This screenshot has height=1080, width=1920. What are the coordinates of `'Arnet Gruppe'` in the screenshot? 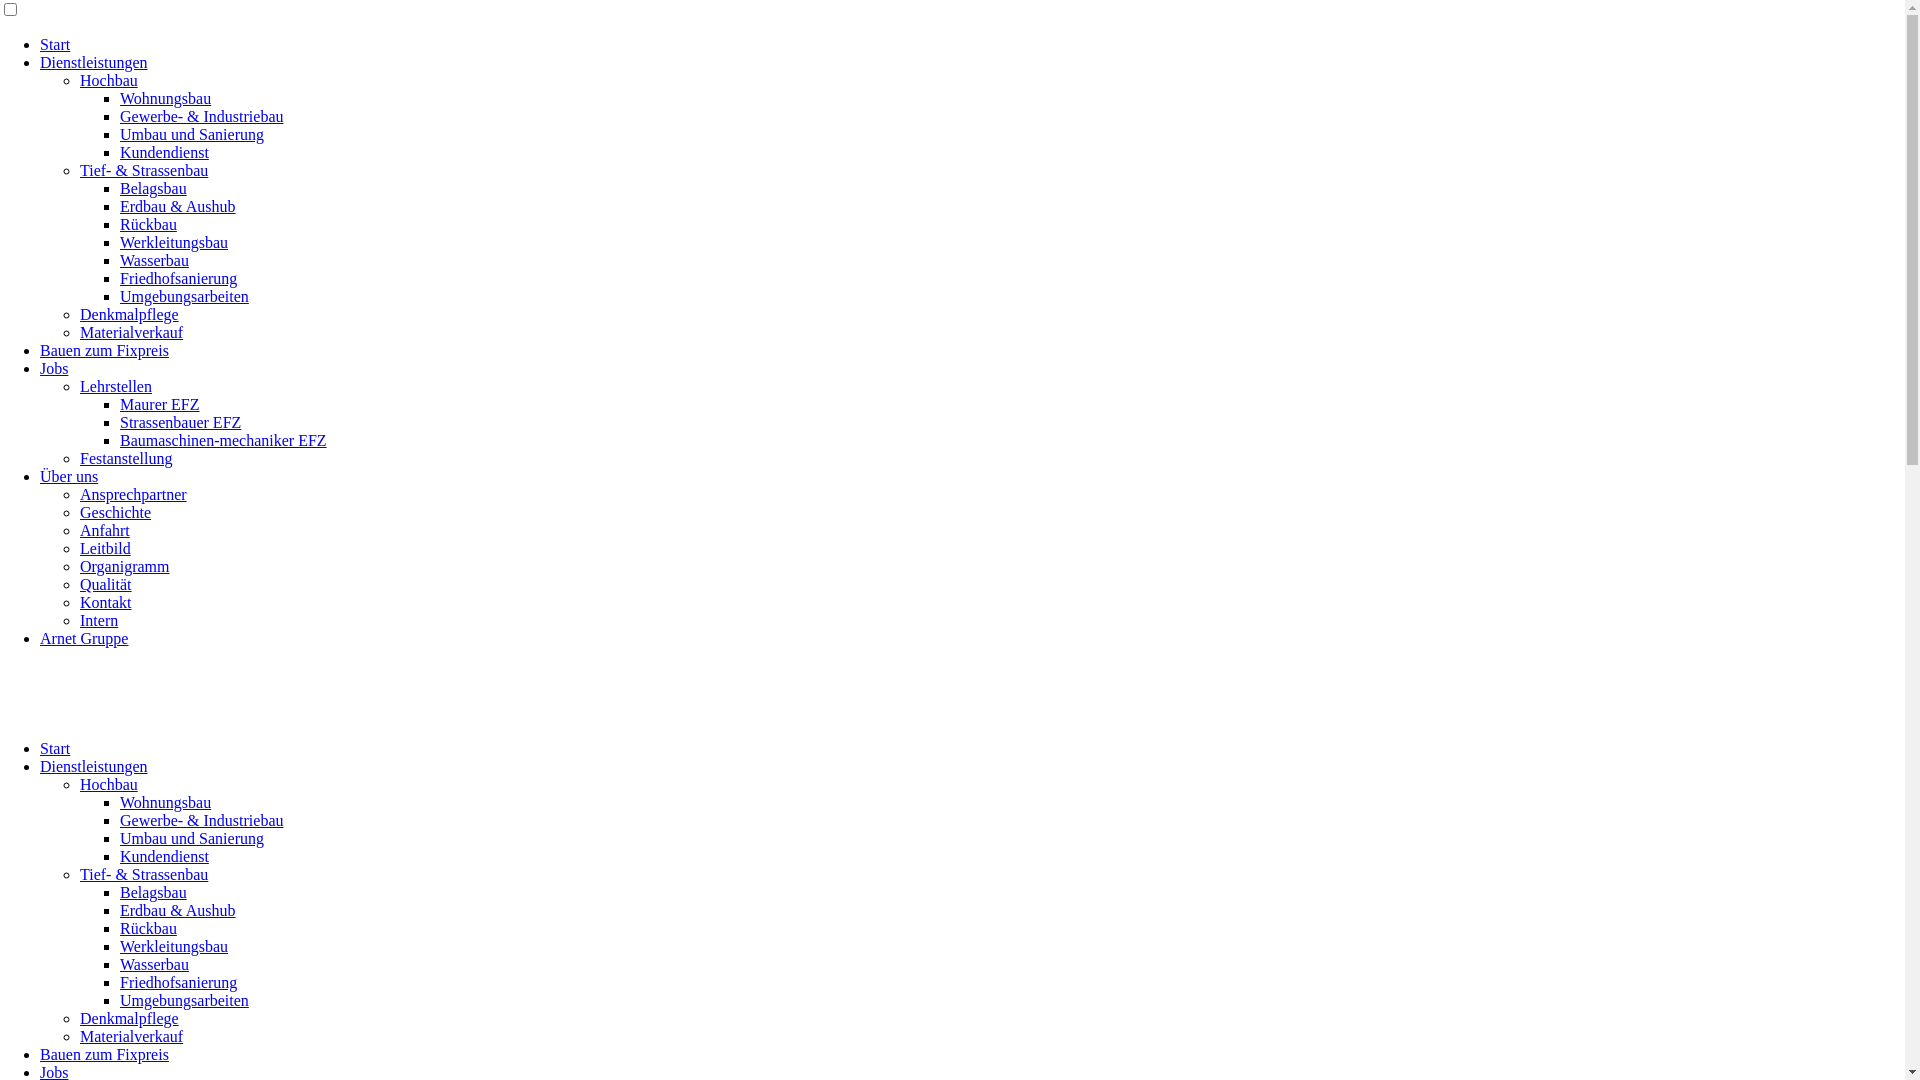 It's located at (82, 638).